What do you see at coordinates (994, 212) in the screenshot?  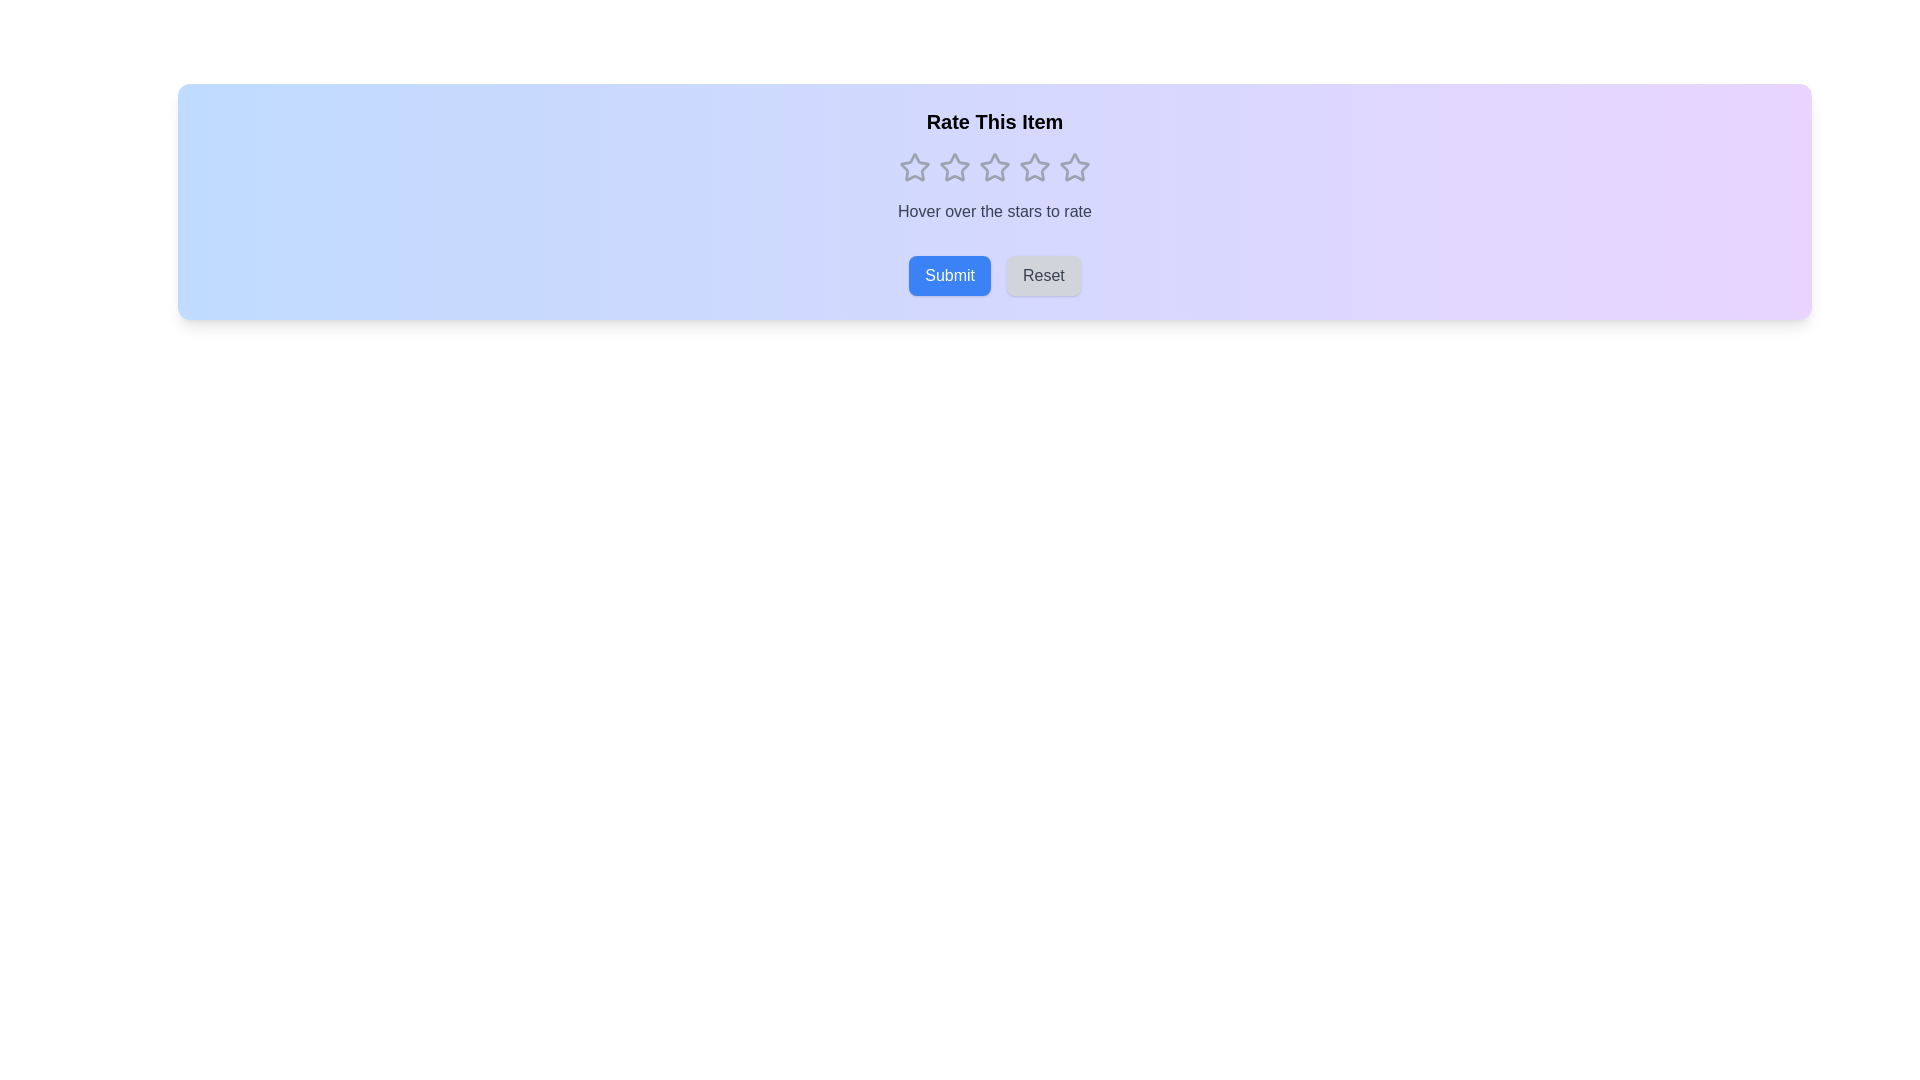 I see `instructional text label located centrally beneath the star rating component in the 'Rate This Item' group` at bounding box center [994, 212].